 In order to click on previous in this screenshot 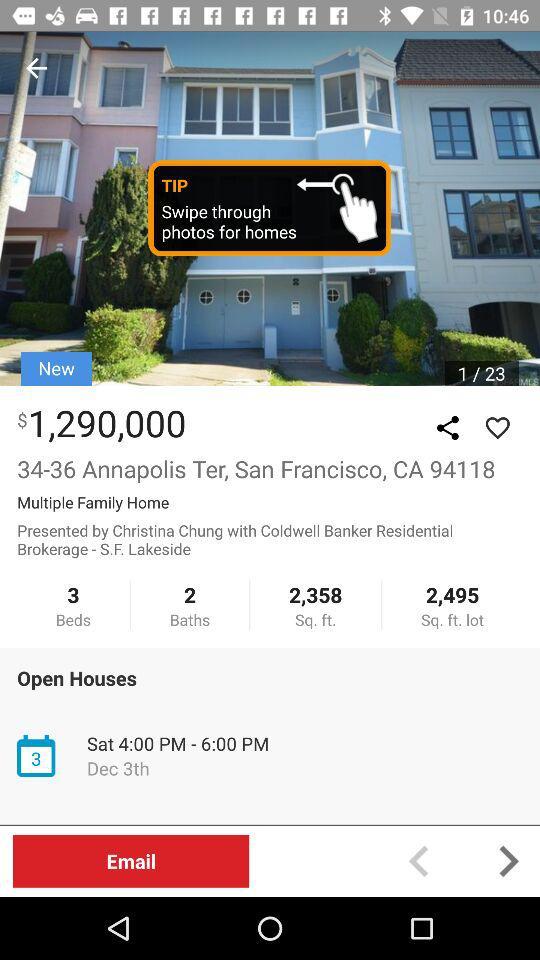, I will do `click(418, 860)`.